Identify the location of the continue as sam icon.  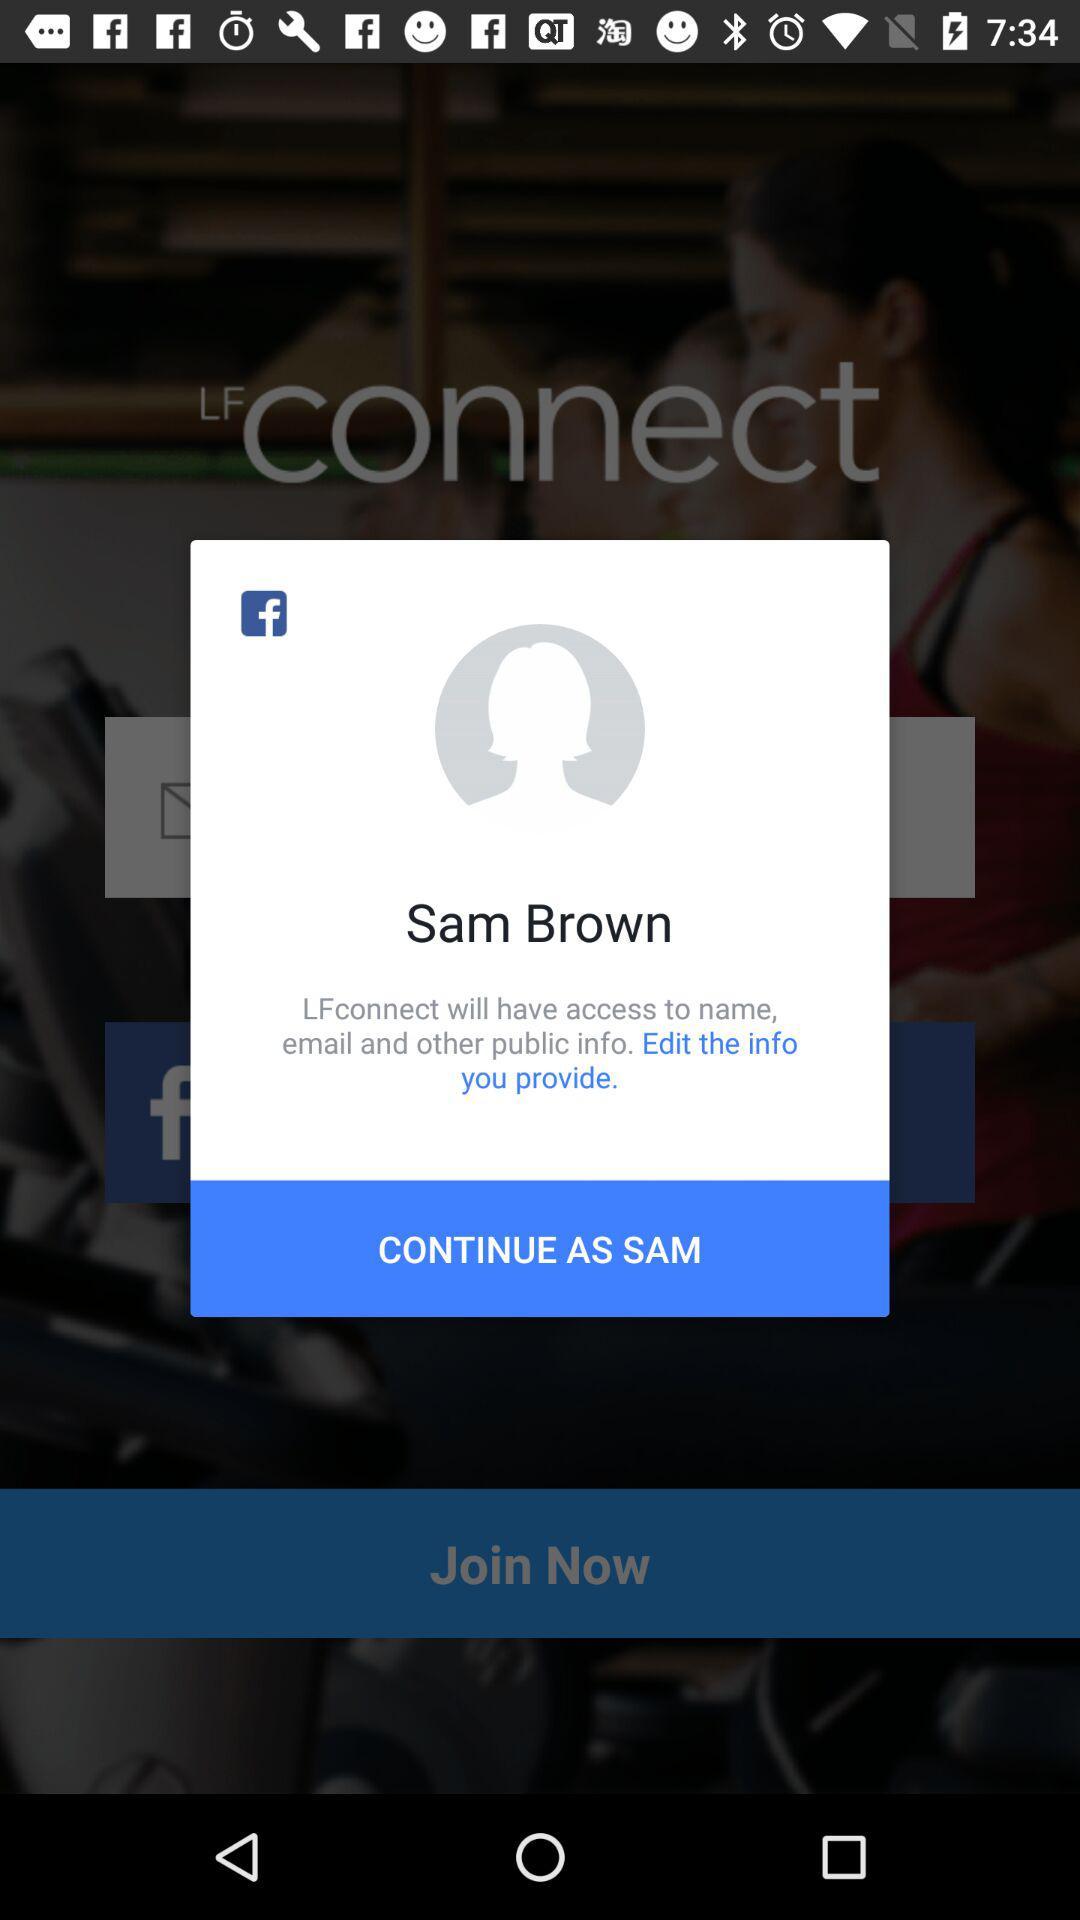
(540, 1247).